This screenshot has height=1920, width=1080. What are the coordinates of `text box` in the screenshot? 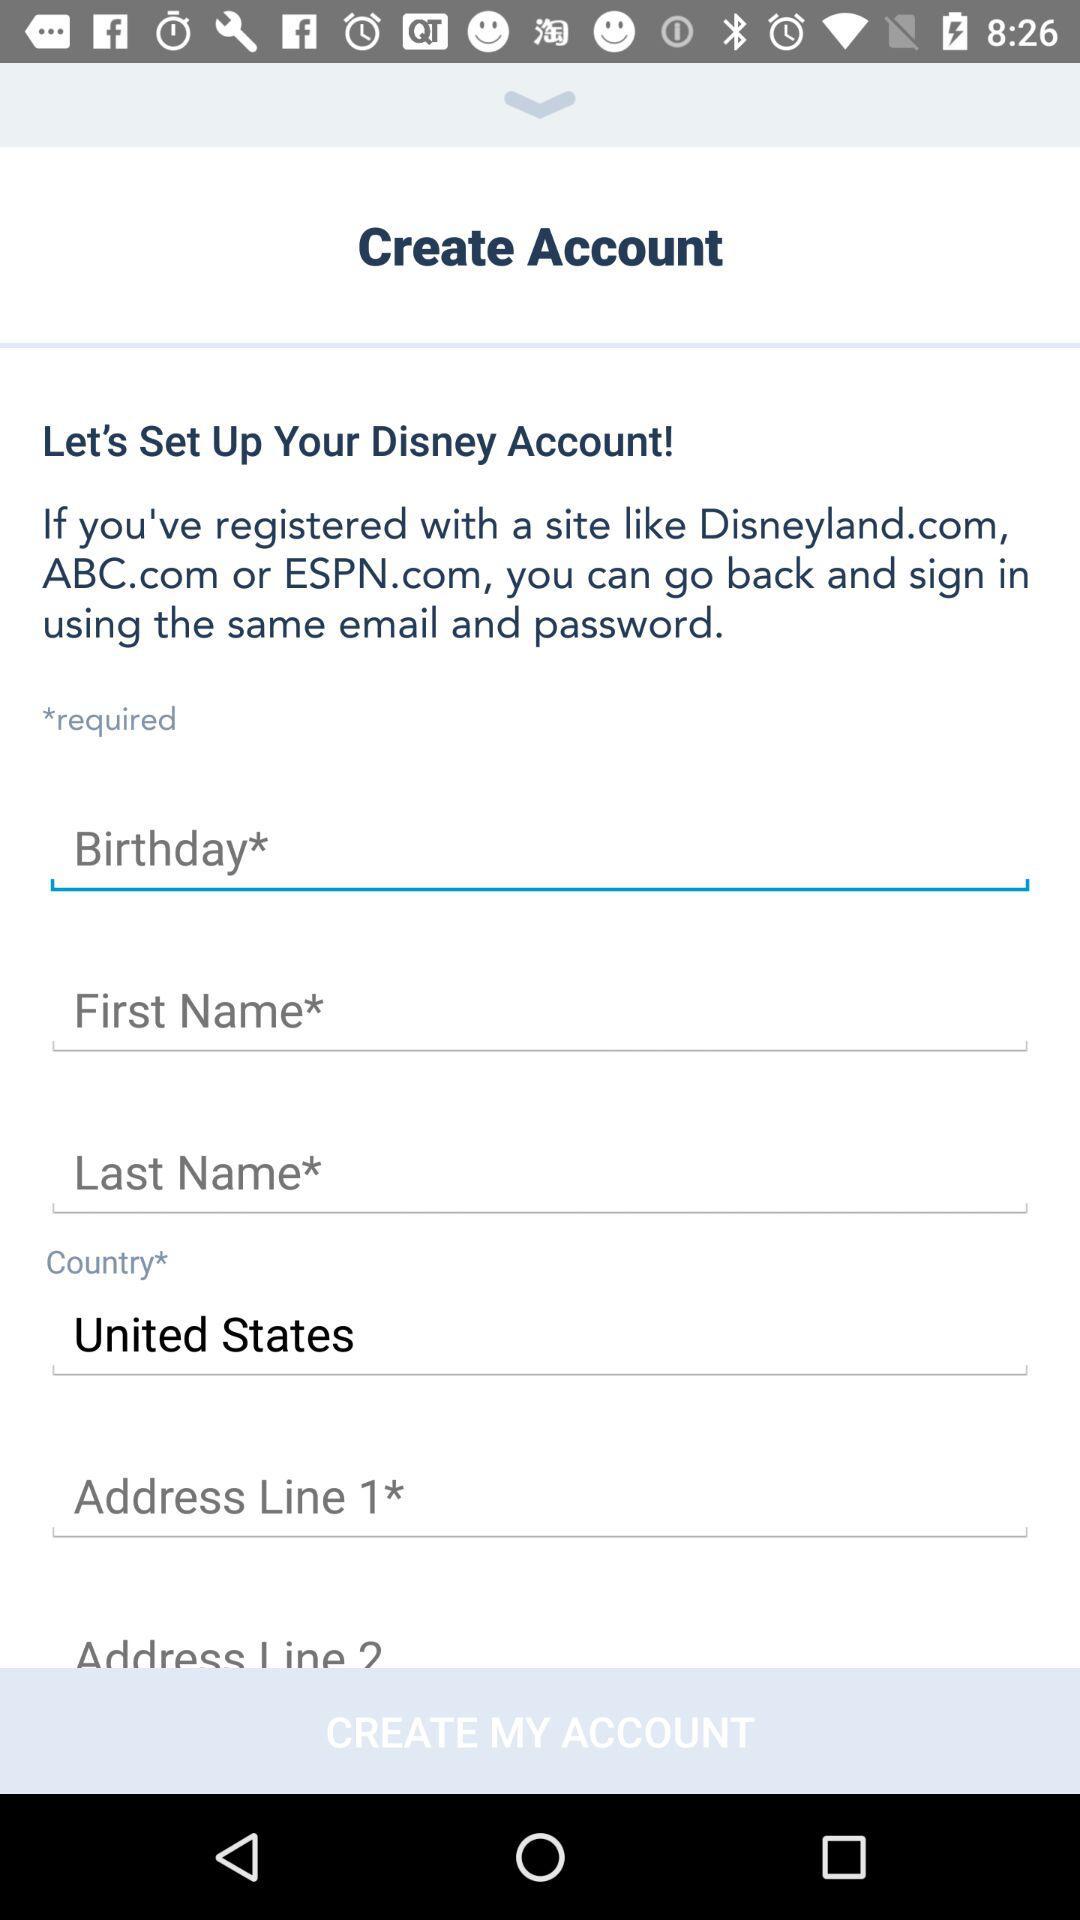 It's located at (540, 1010).